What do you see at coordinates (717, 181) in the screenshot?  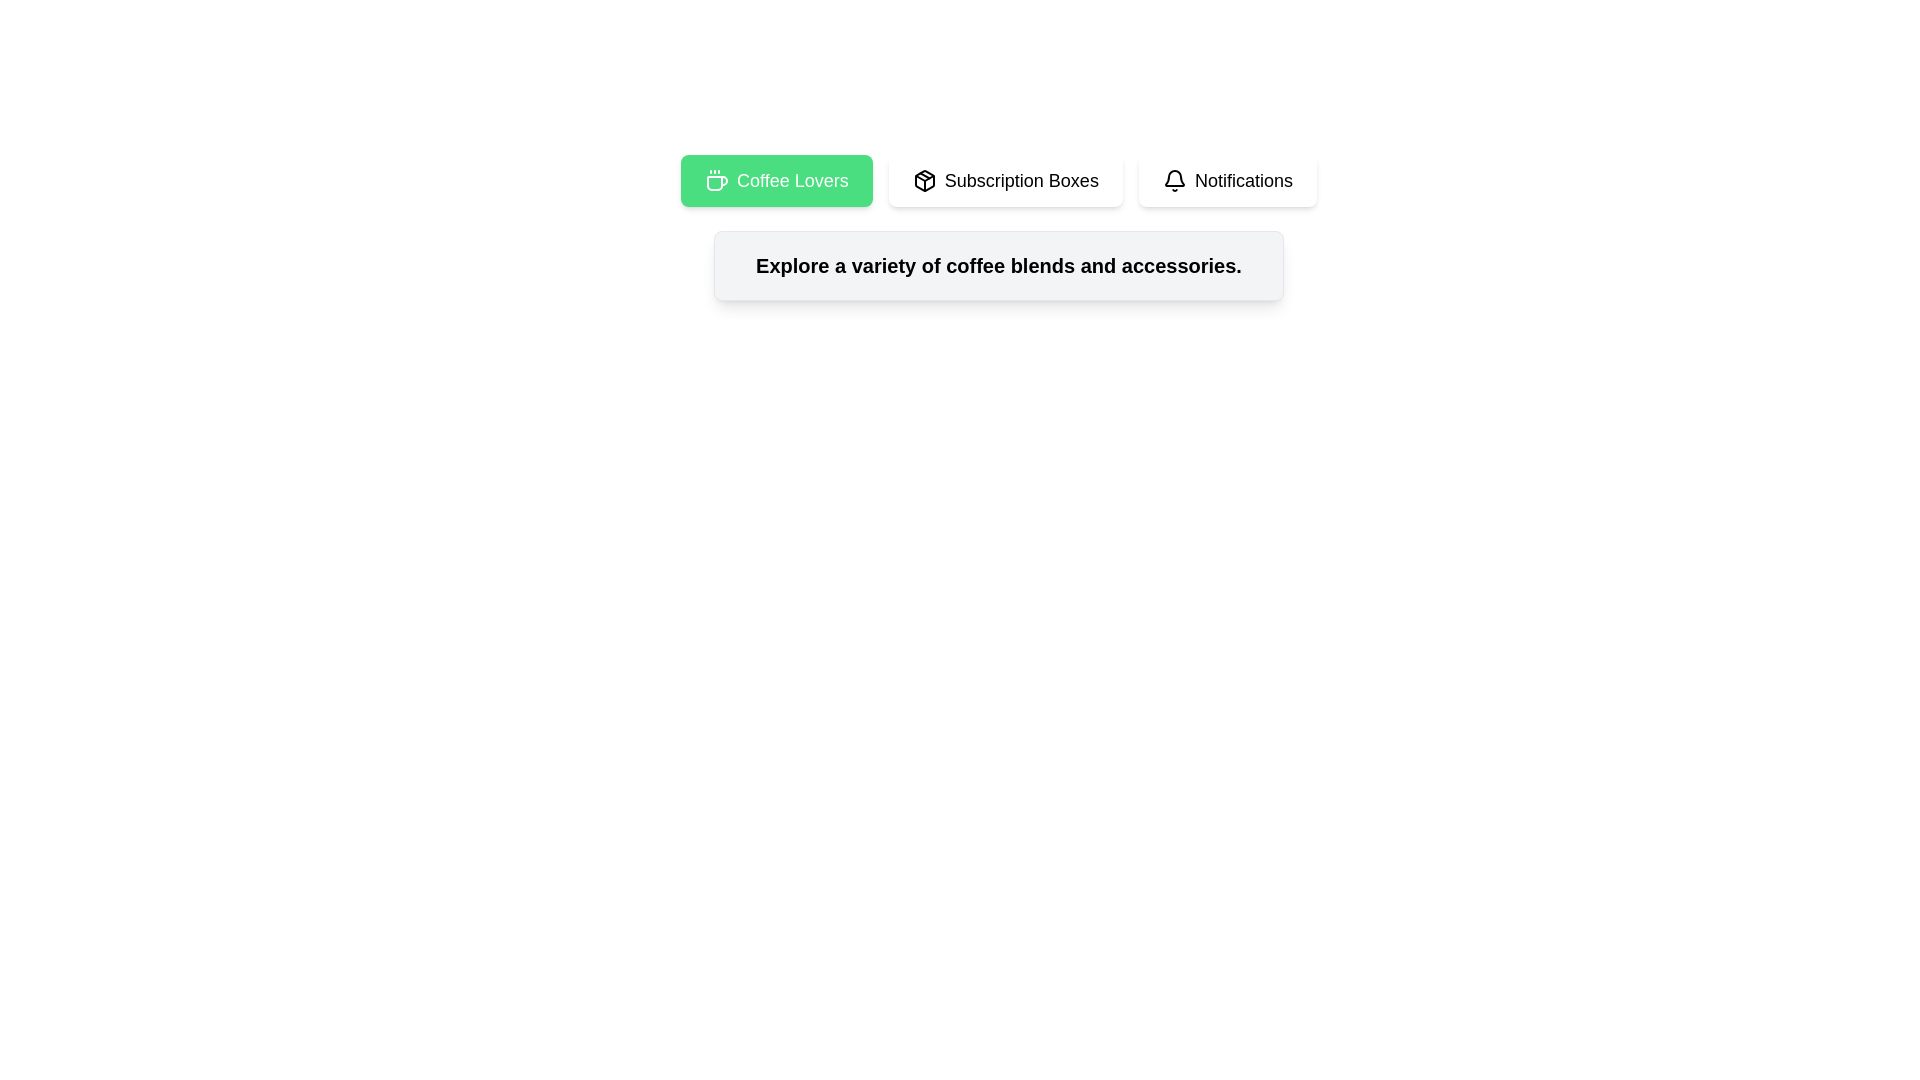 I see `the coffee cup icon, which is a graphical SVG element styled with a thick, rounded stroke and positioned to the left of the 'Coffee Lovers' button` at bounding box center [717, 181].